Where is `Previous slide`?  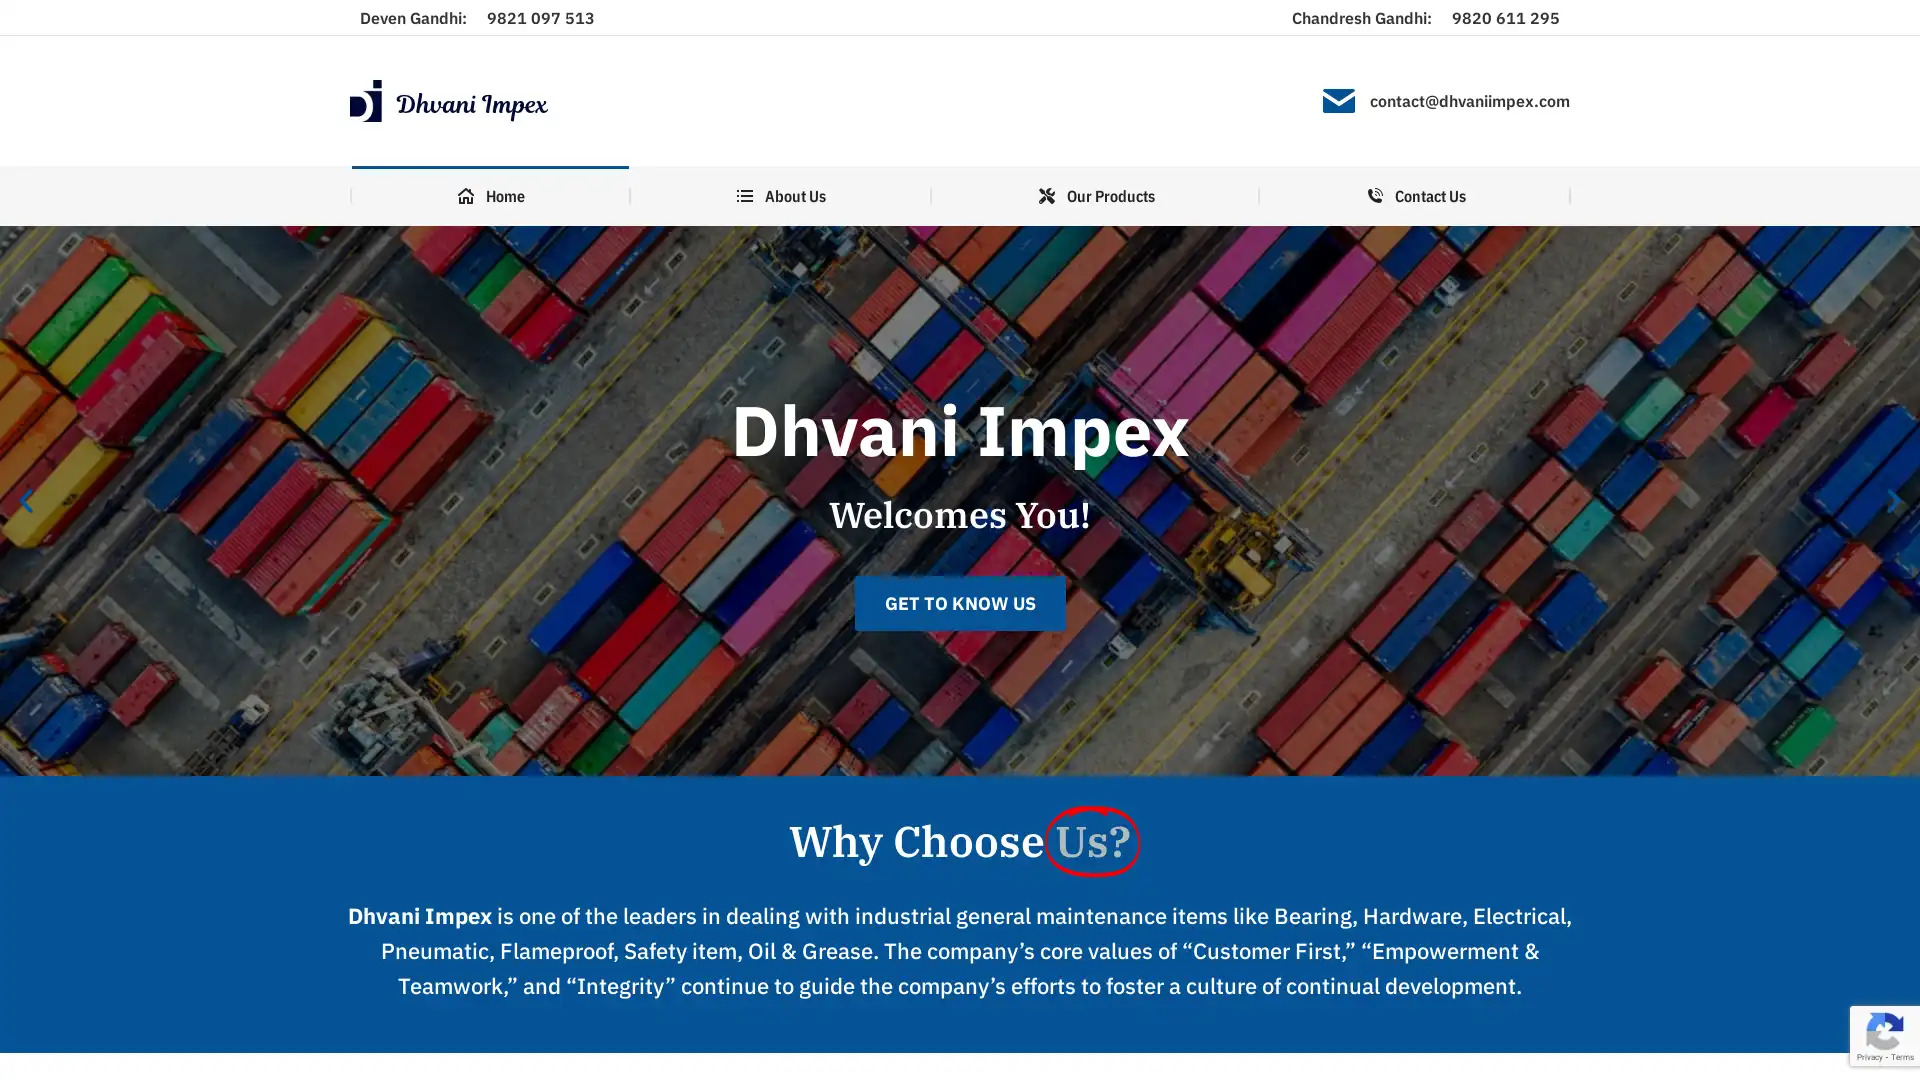 Previous slide is located at coordinates (25, 500).